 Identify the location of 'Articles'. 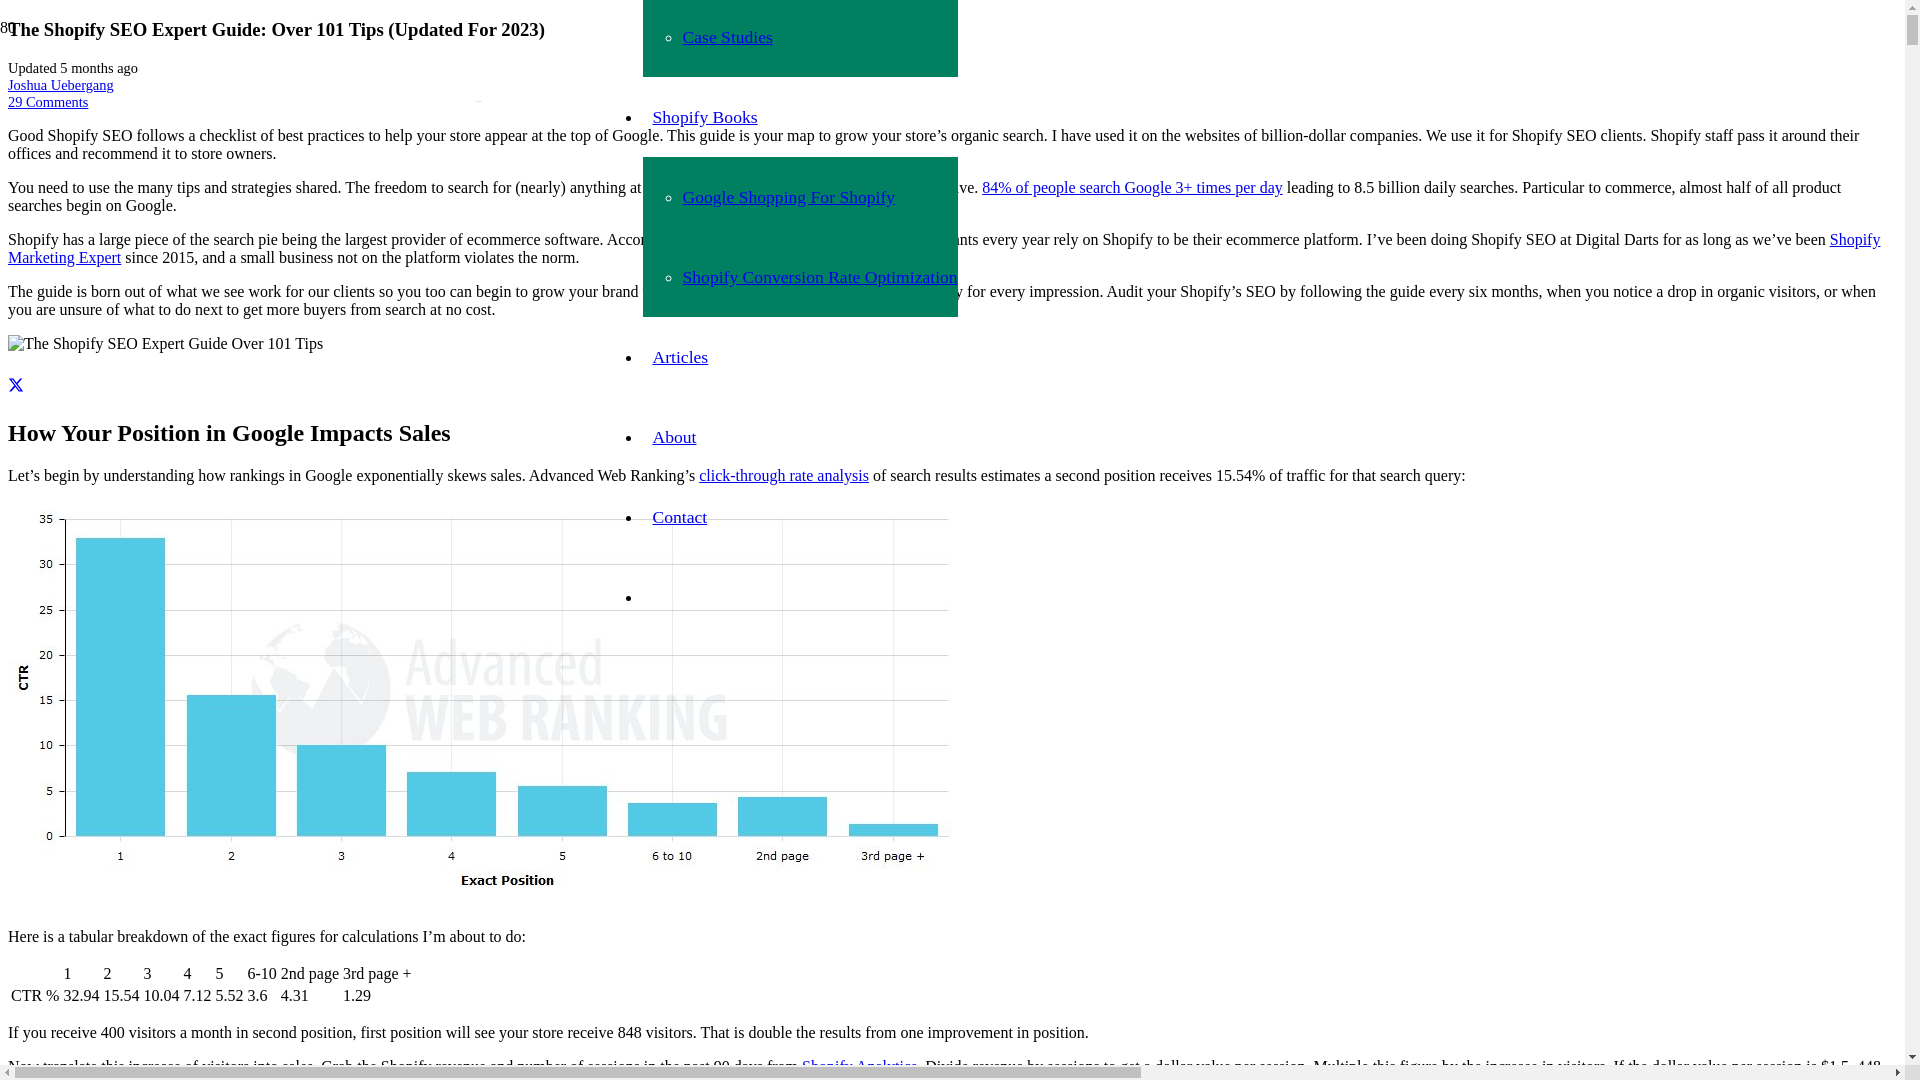
(680, 356).